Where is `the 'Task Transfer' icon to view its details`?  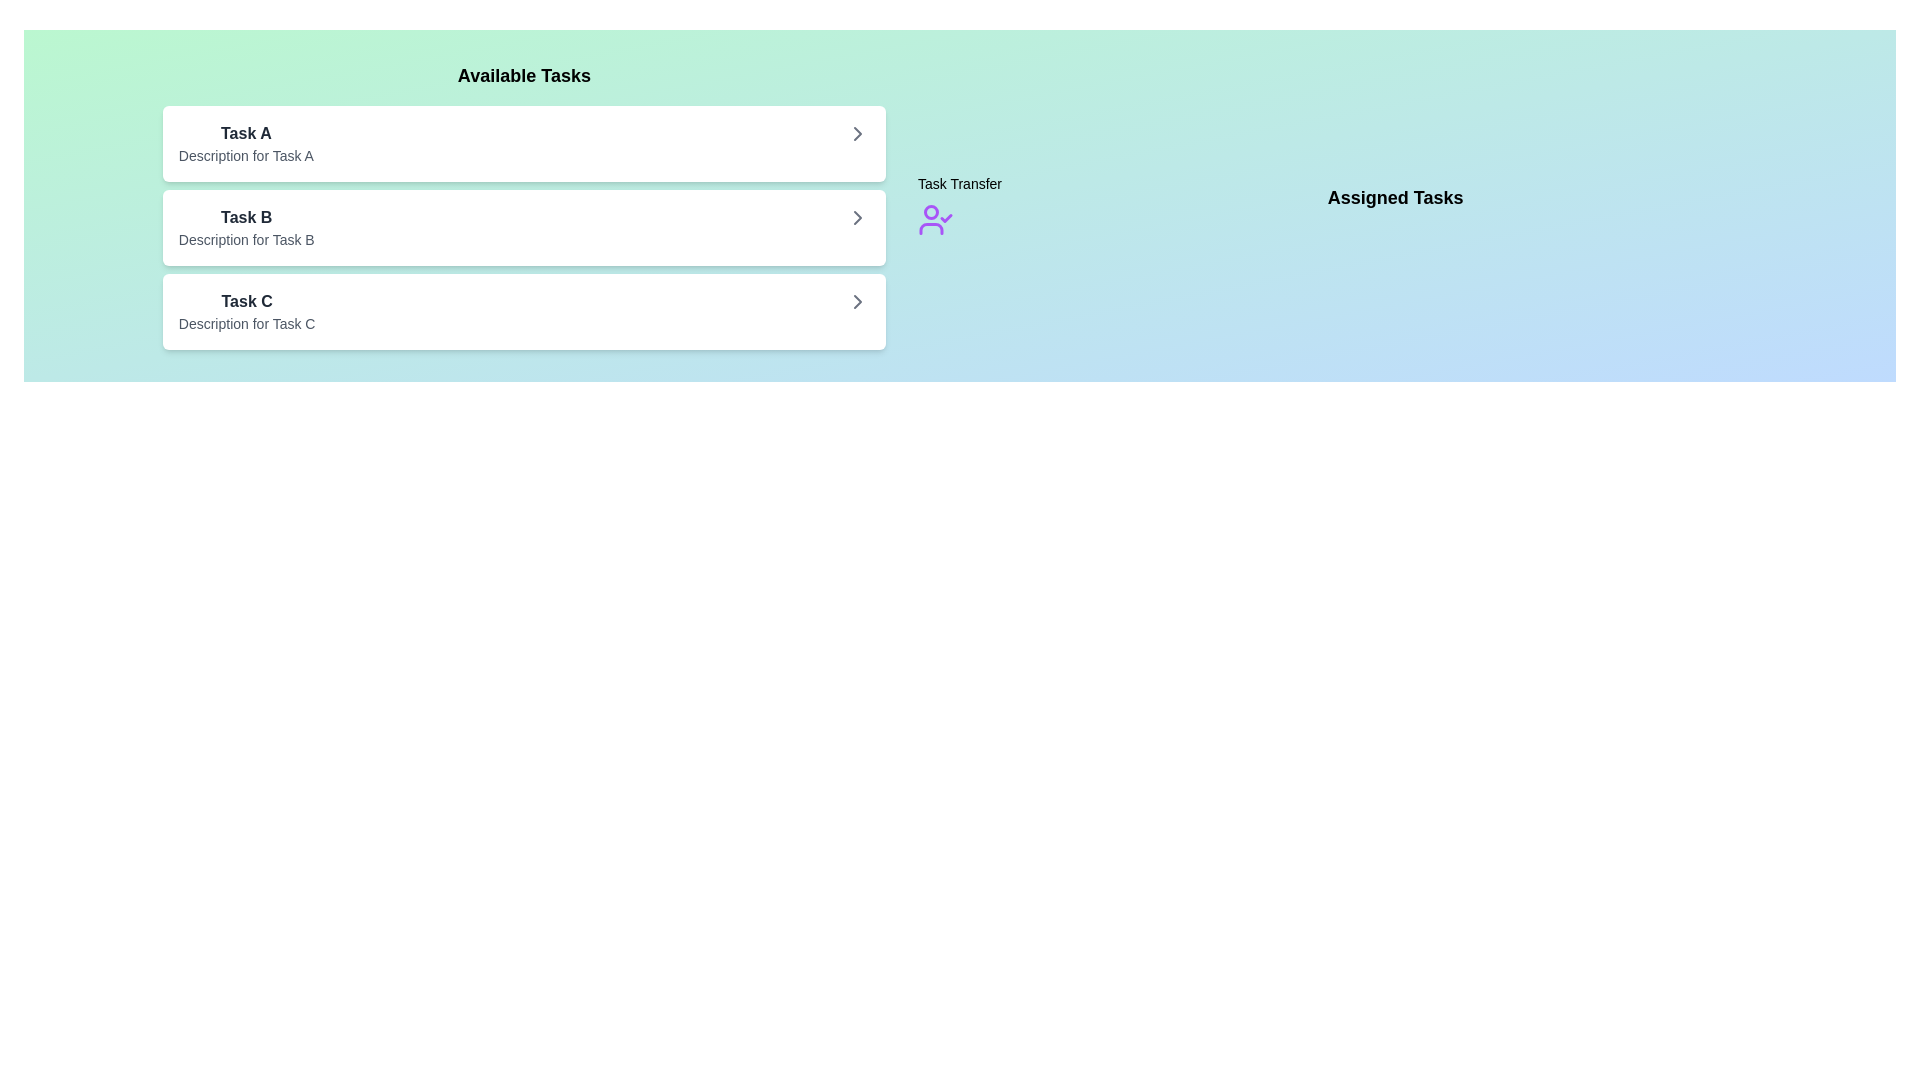
the 'Task Transfer' icon to view its details is located at coordinates (935, 219).